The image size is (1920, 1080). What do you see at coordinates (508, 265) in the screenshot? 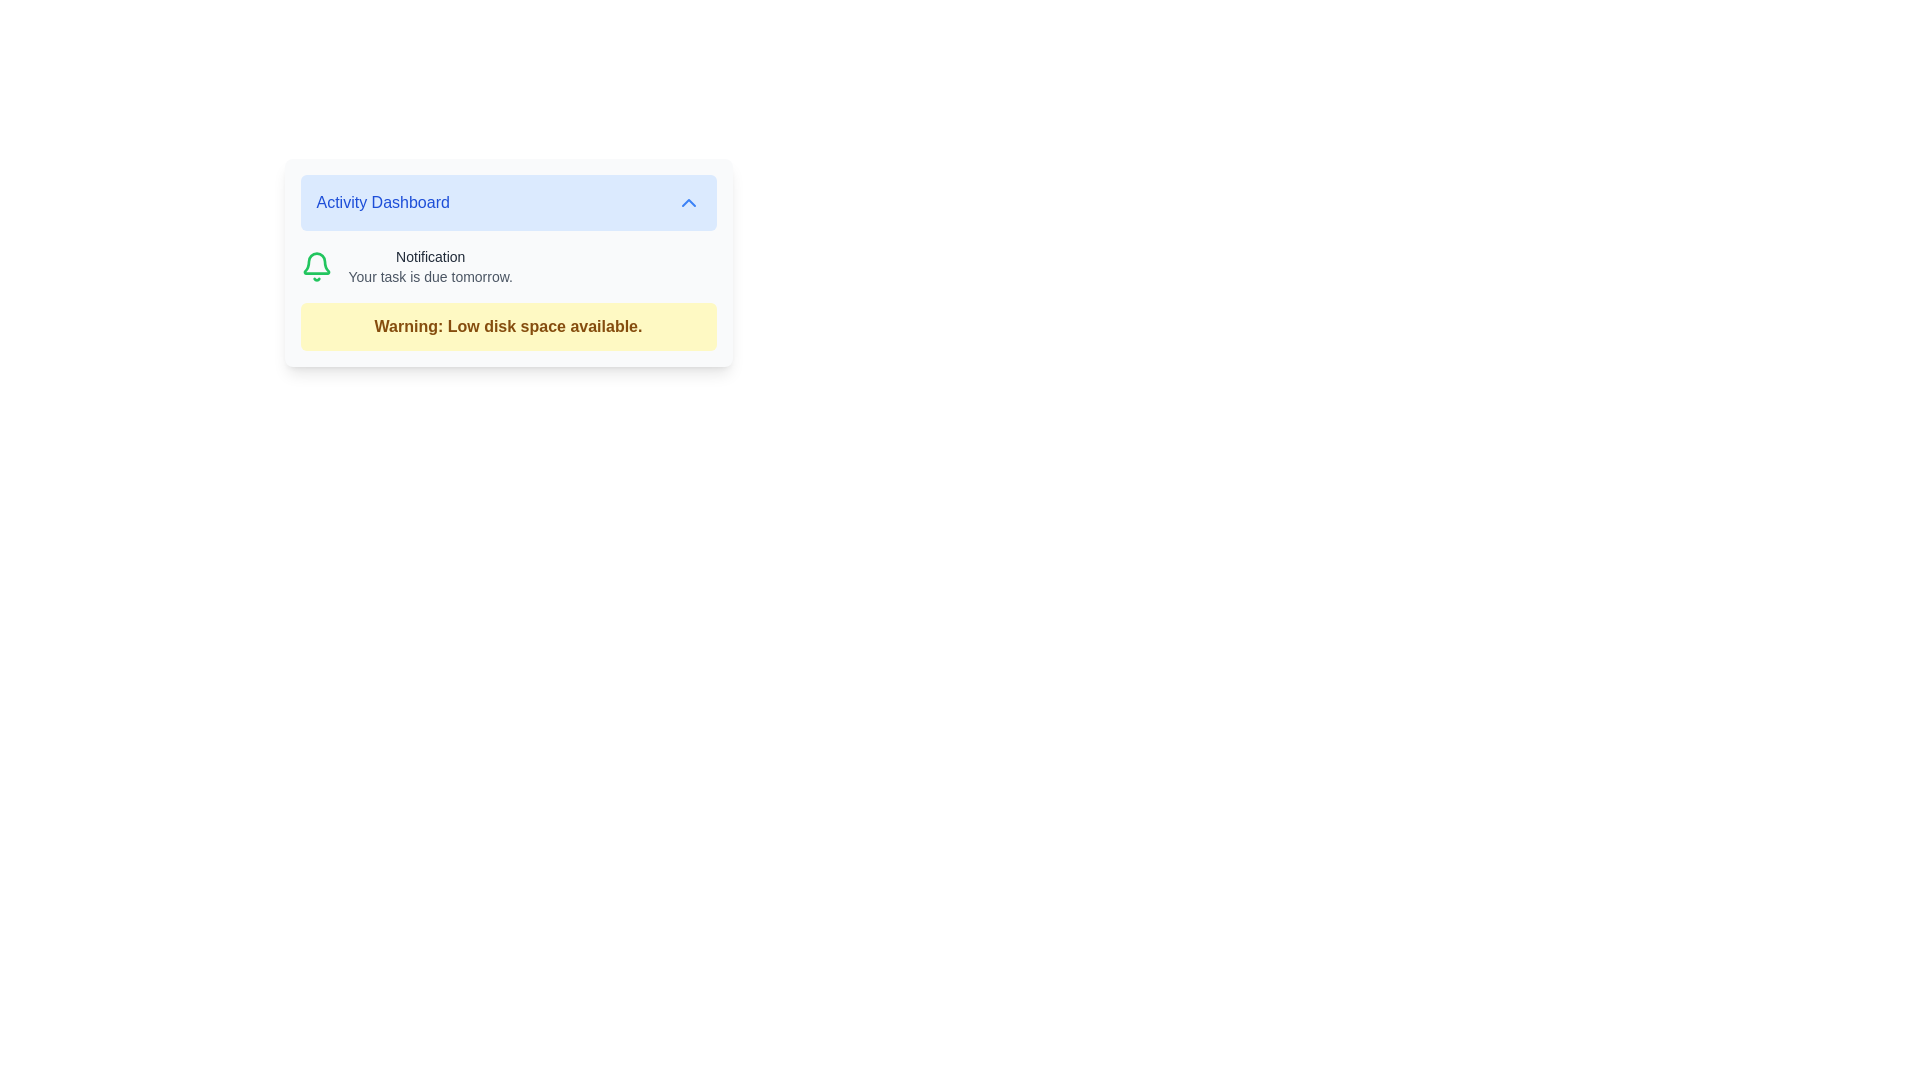
I see `the notification settings icon on the first notification item in the Activity Dashboard panel, which informs the user of a task due date` at bounding box center [508, 265].